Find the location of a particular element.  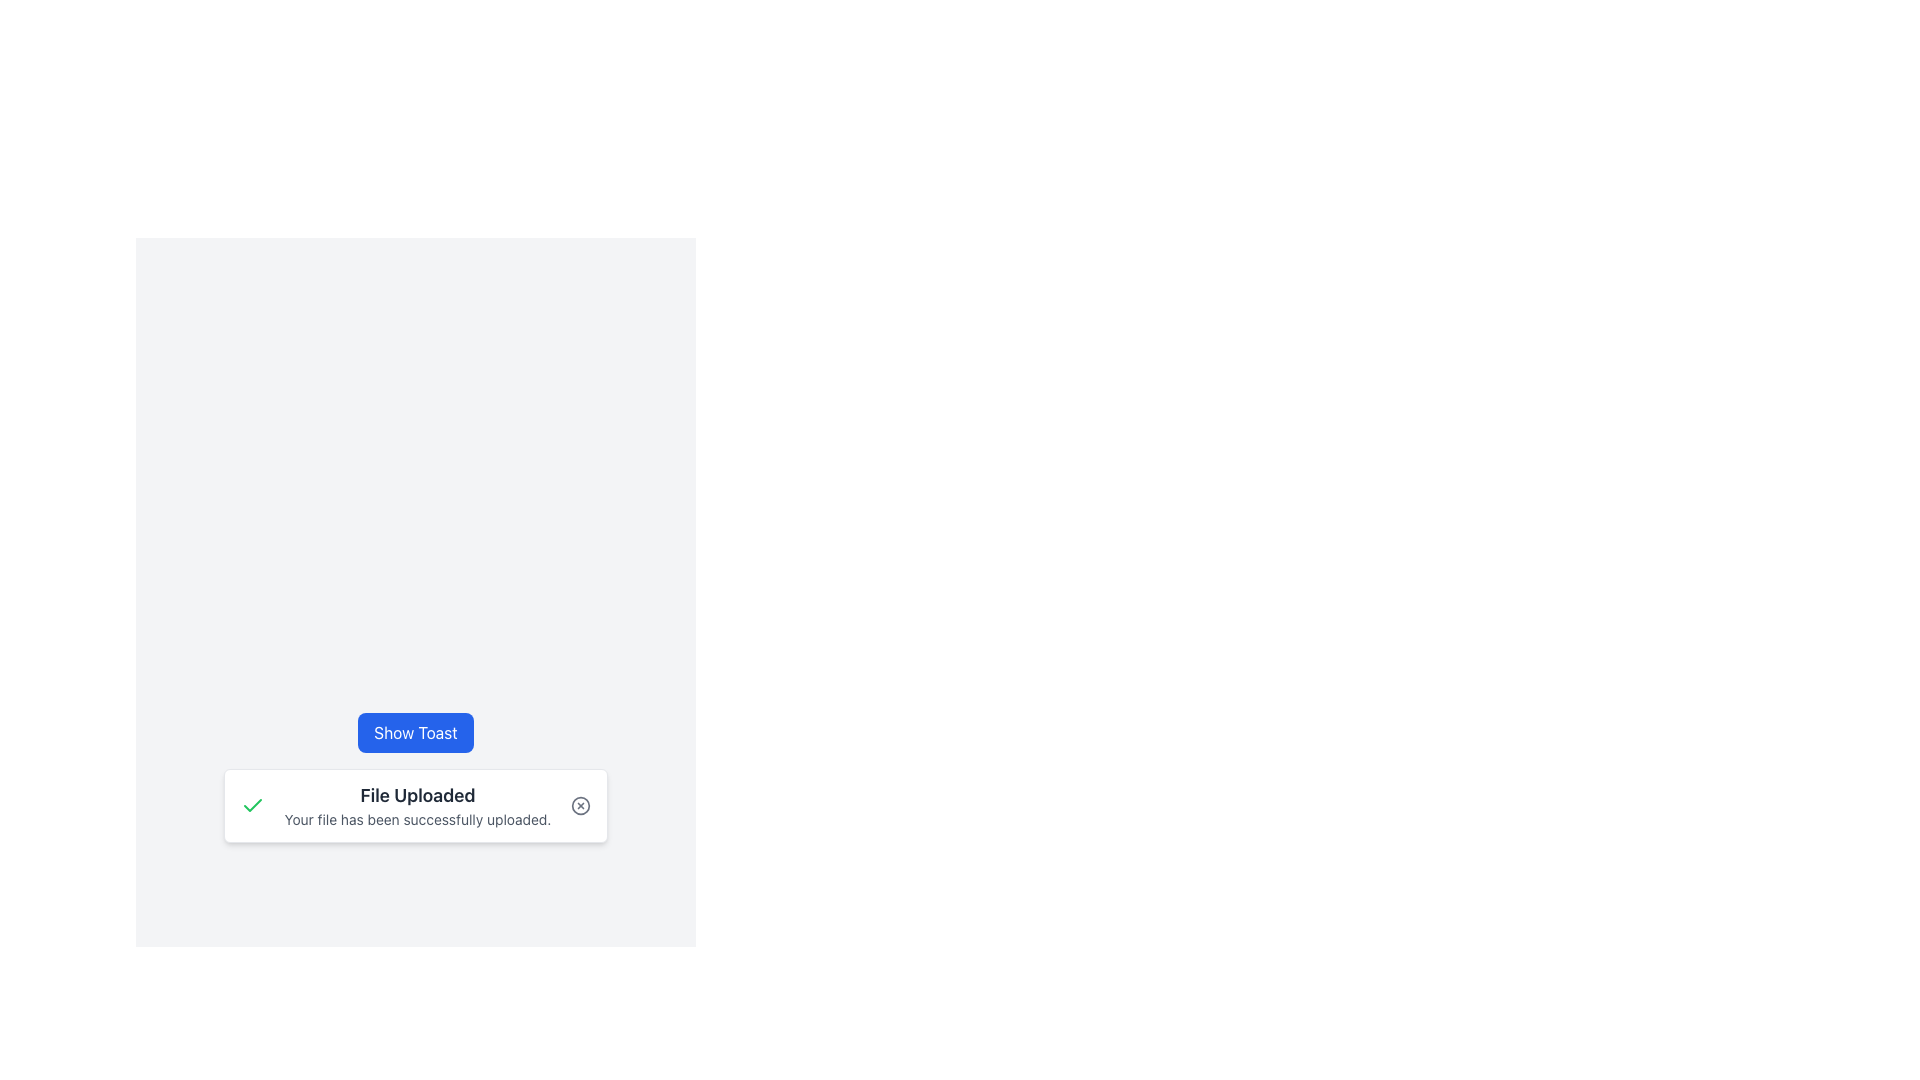

the success icon located to the left of the text 'File Uploaded' in the notification panel, indicating that the file upload operation has been successful is located at coordinates (252, 805).